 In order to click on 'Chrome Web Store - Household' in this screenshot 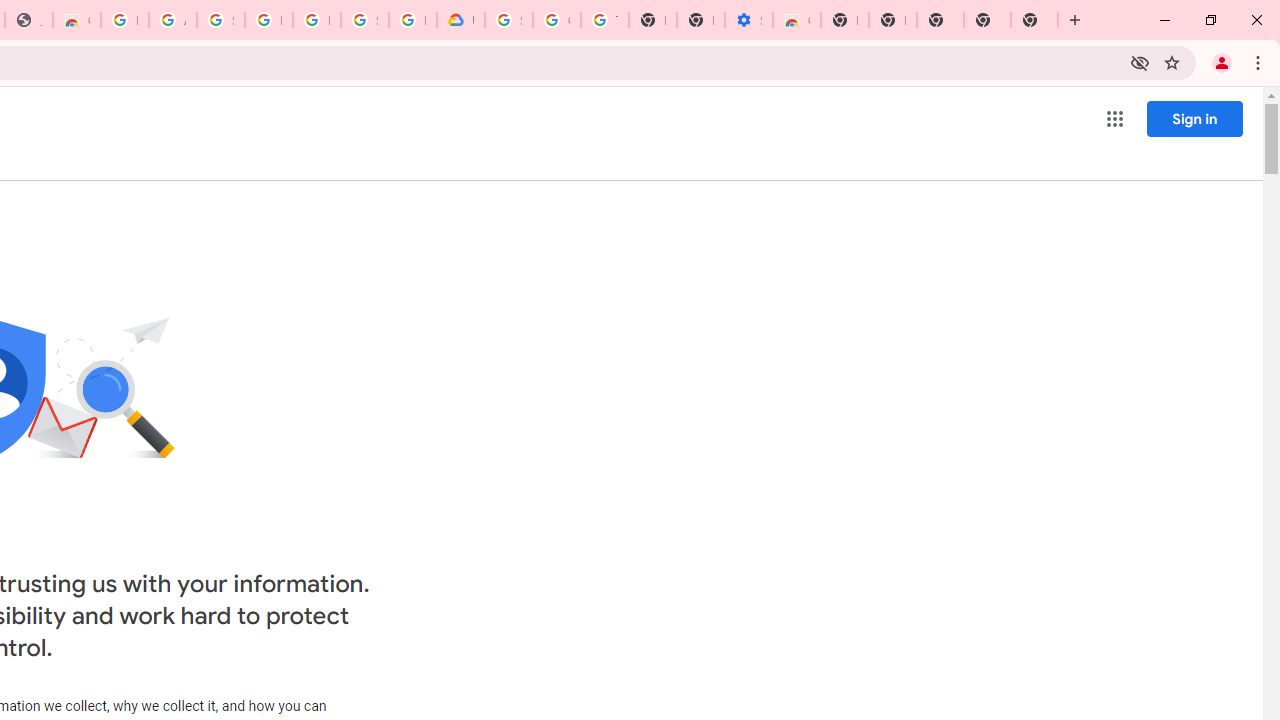, I will do `click(76, 20)`.